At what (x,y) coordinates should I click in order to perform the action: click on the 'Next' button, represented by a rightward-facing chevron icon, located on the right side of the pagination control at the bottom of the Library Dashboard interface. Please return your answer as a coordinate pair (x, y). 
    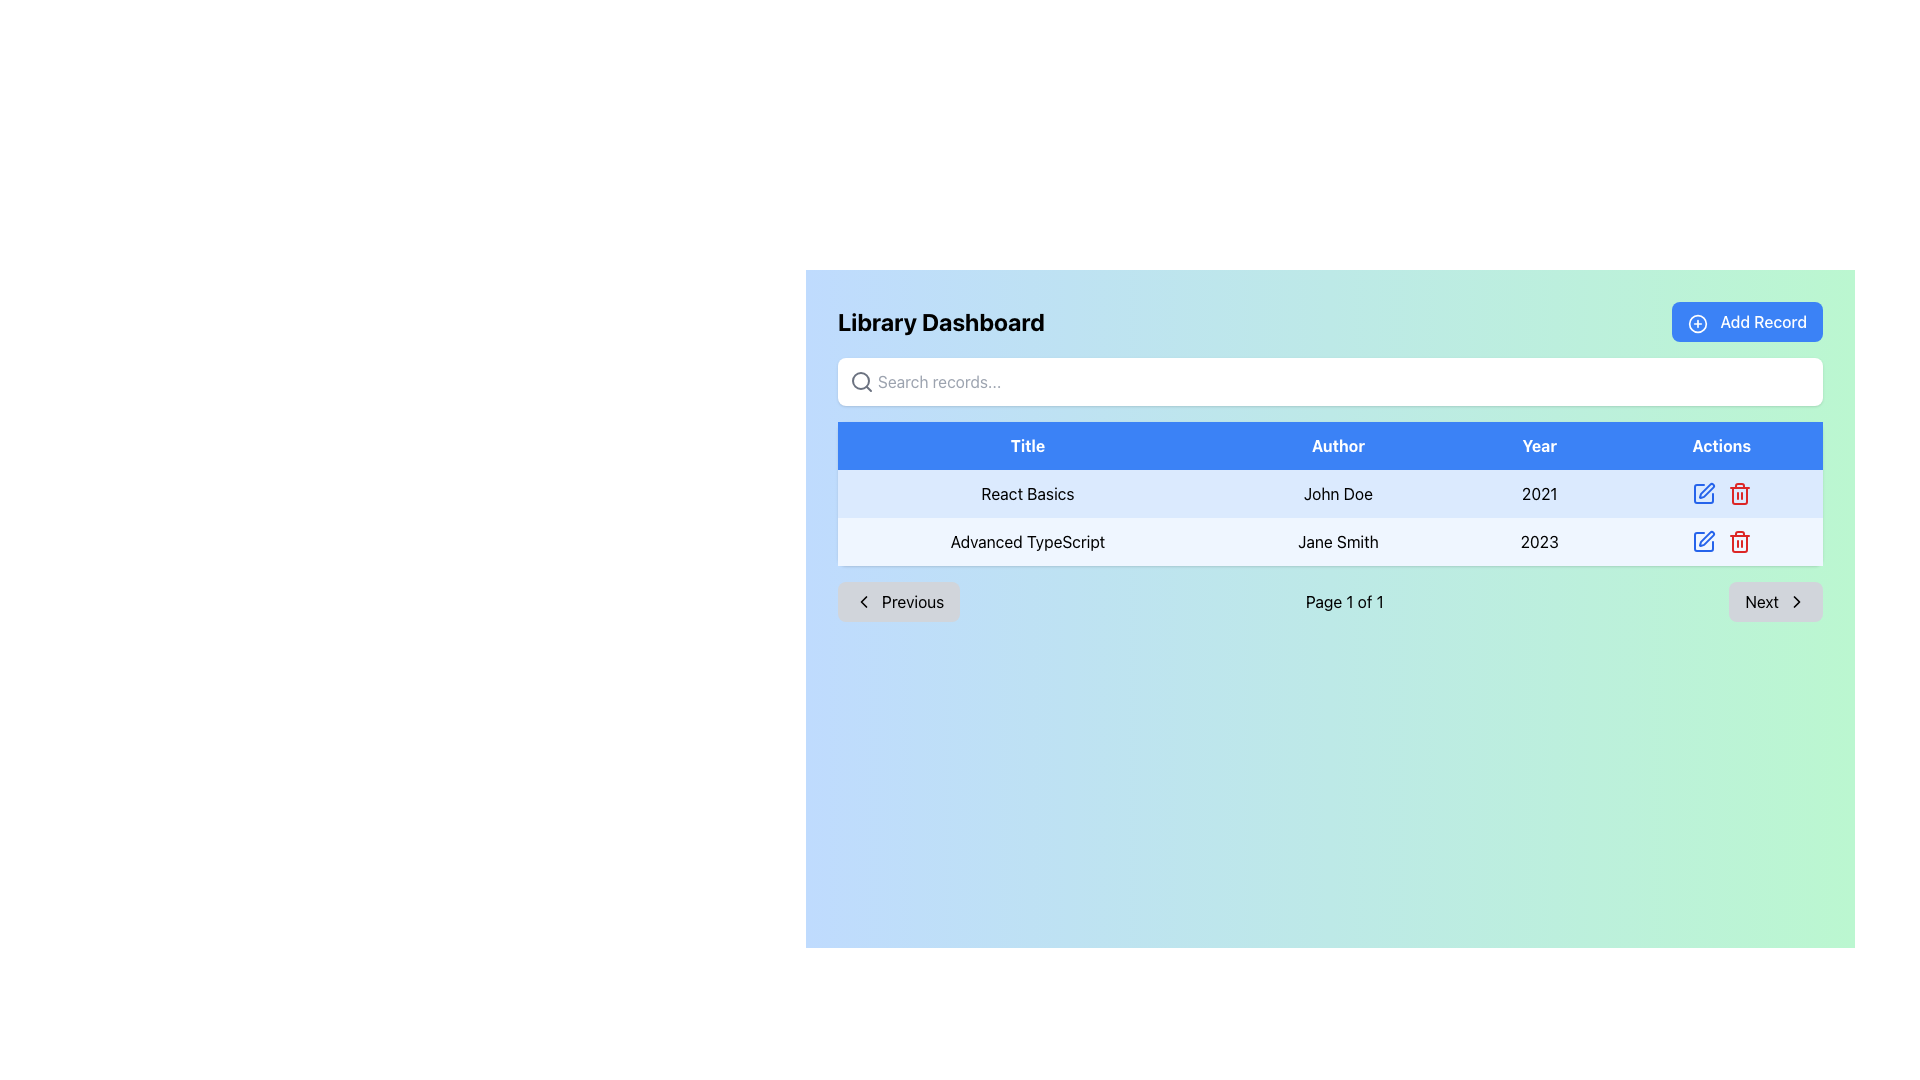
    Looking at the image, I should click on (1796, 600).